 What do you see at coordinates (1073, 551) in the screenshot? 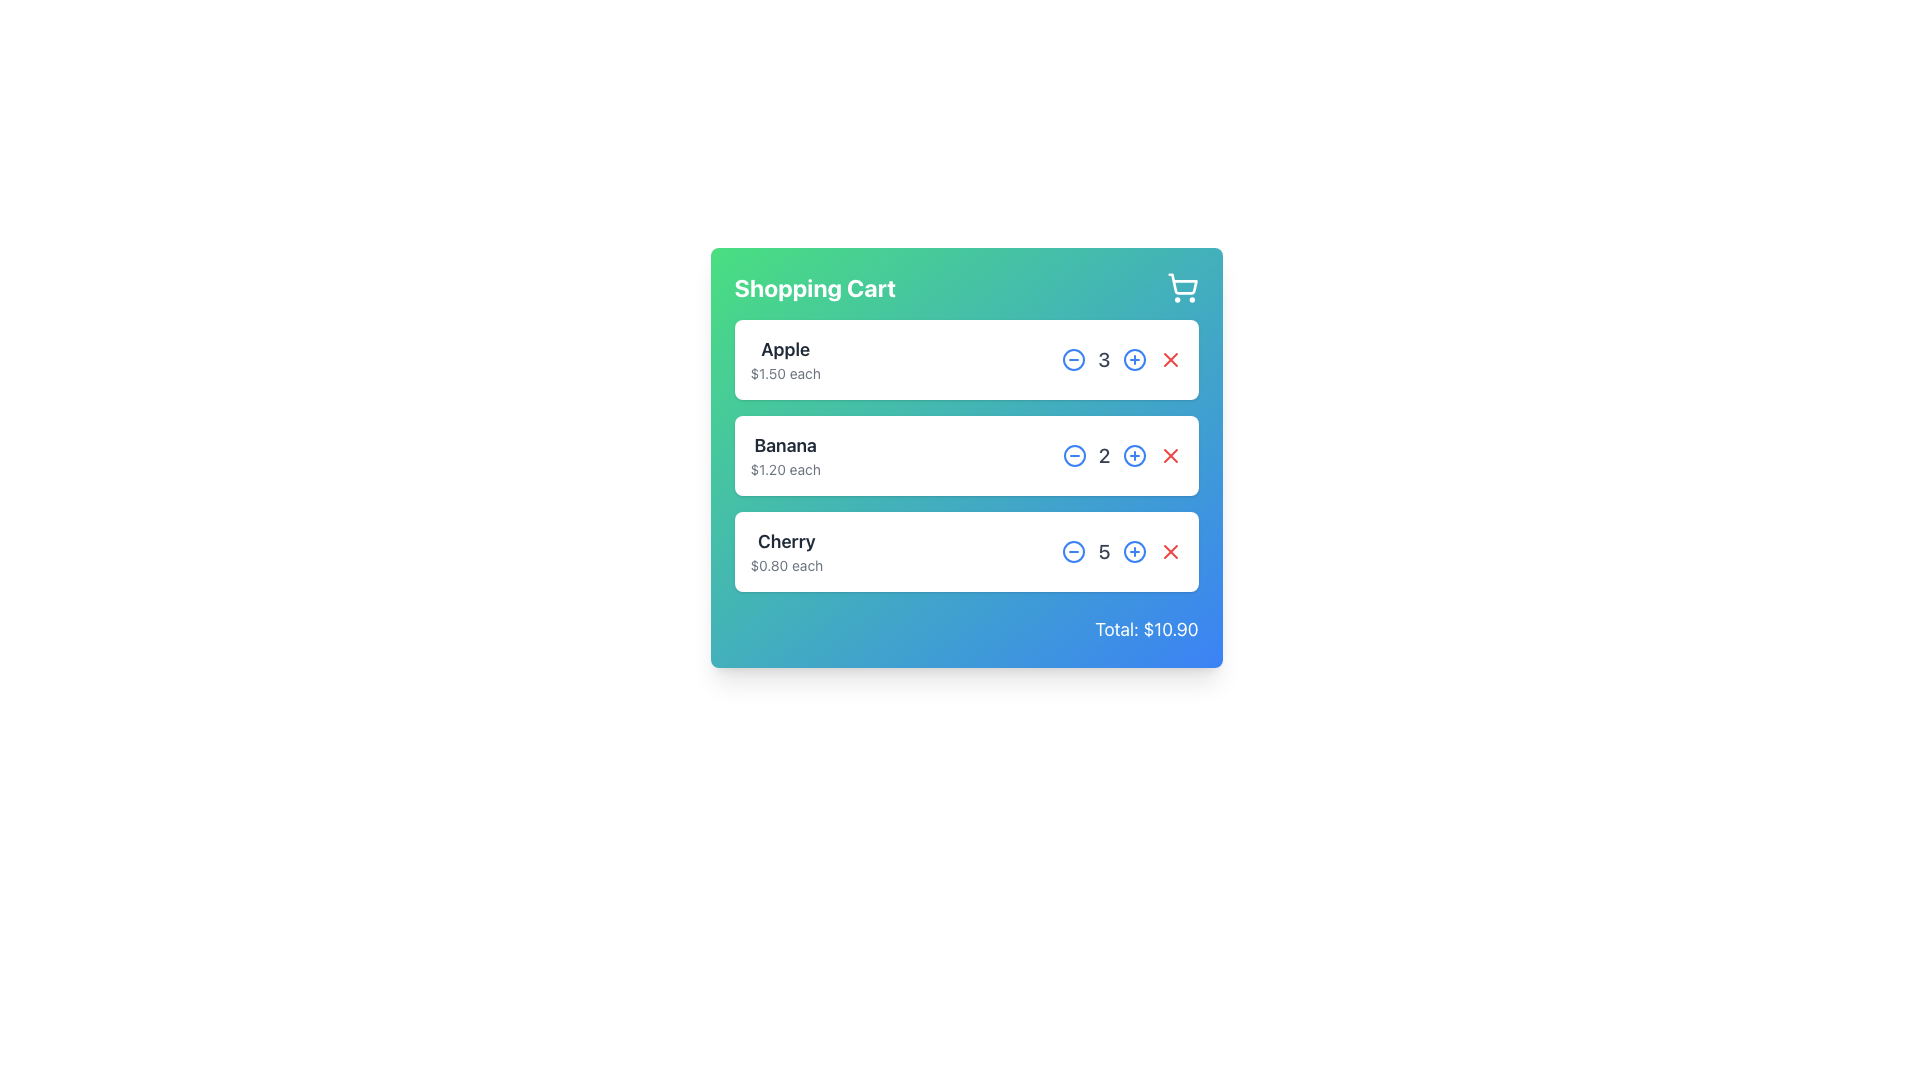
I see `the decrement button for reducing the quantity of the 'Cherry' item in the shopping cart, which is the first interactive item in the quantity modification controls` at bounding box center [1073, 551].